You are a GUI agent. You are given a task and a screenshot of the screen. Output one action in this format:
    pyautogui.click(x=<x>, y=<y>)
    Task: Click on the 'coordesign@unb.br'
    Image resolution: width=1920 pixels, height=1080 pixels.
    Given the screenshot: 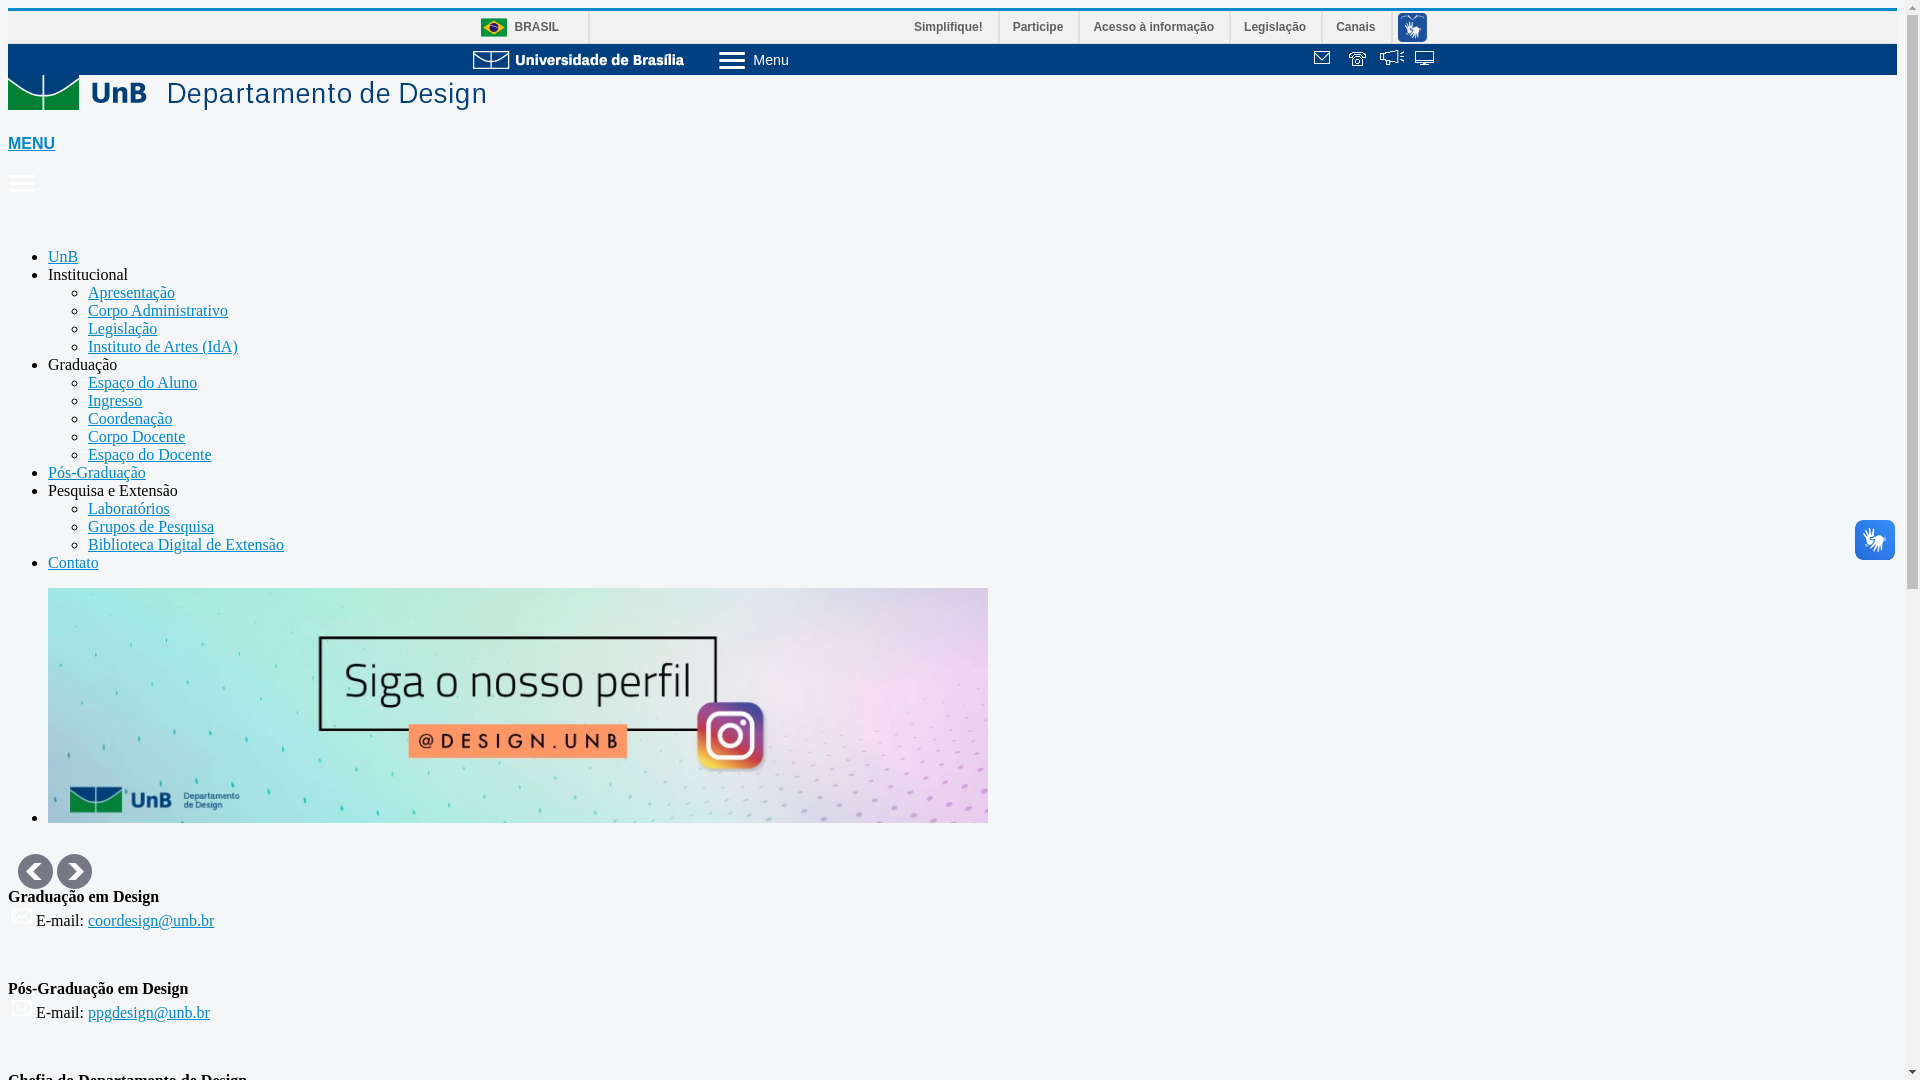 What is the action you would take?
    pyautogui.click(x=86, y=920)
    